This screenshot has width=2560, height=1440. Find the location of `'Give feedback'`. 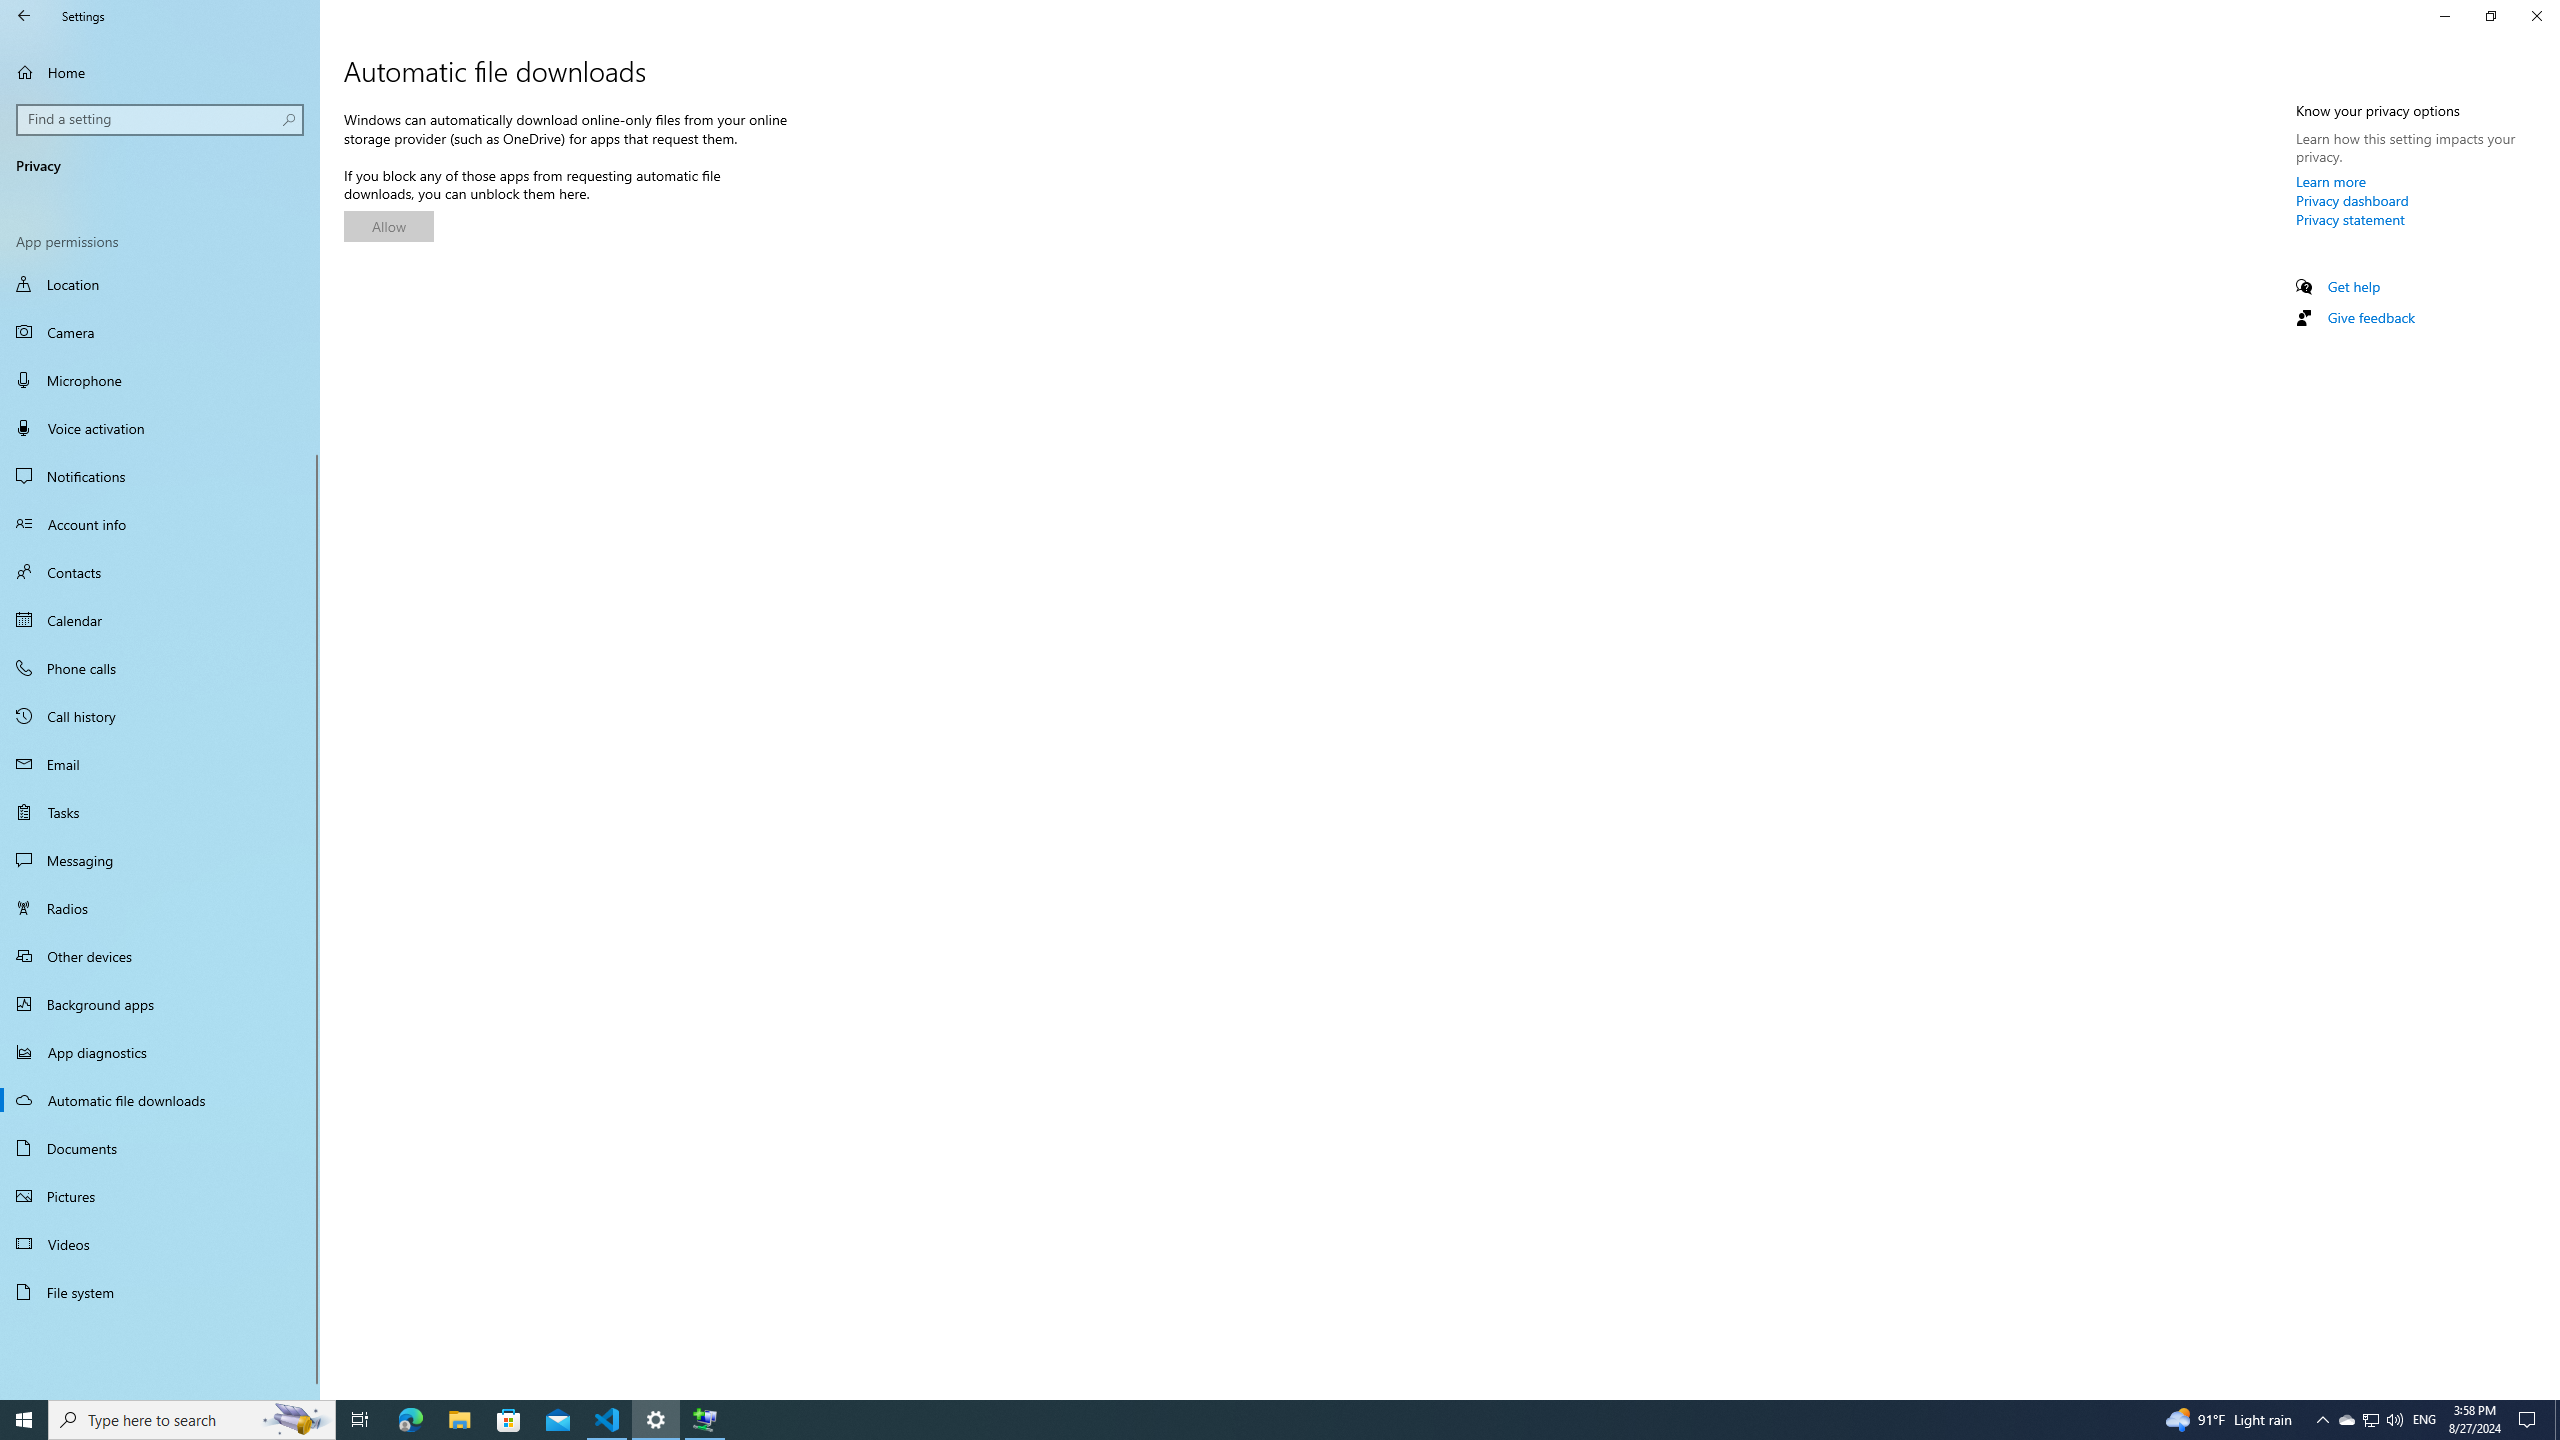

'Give feedback' is located at coordinates (2369, 317).